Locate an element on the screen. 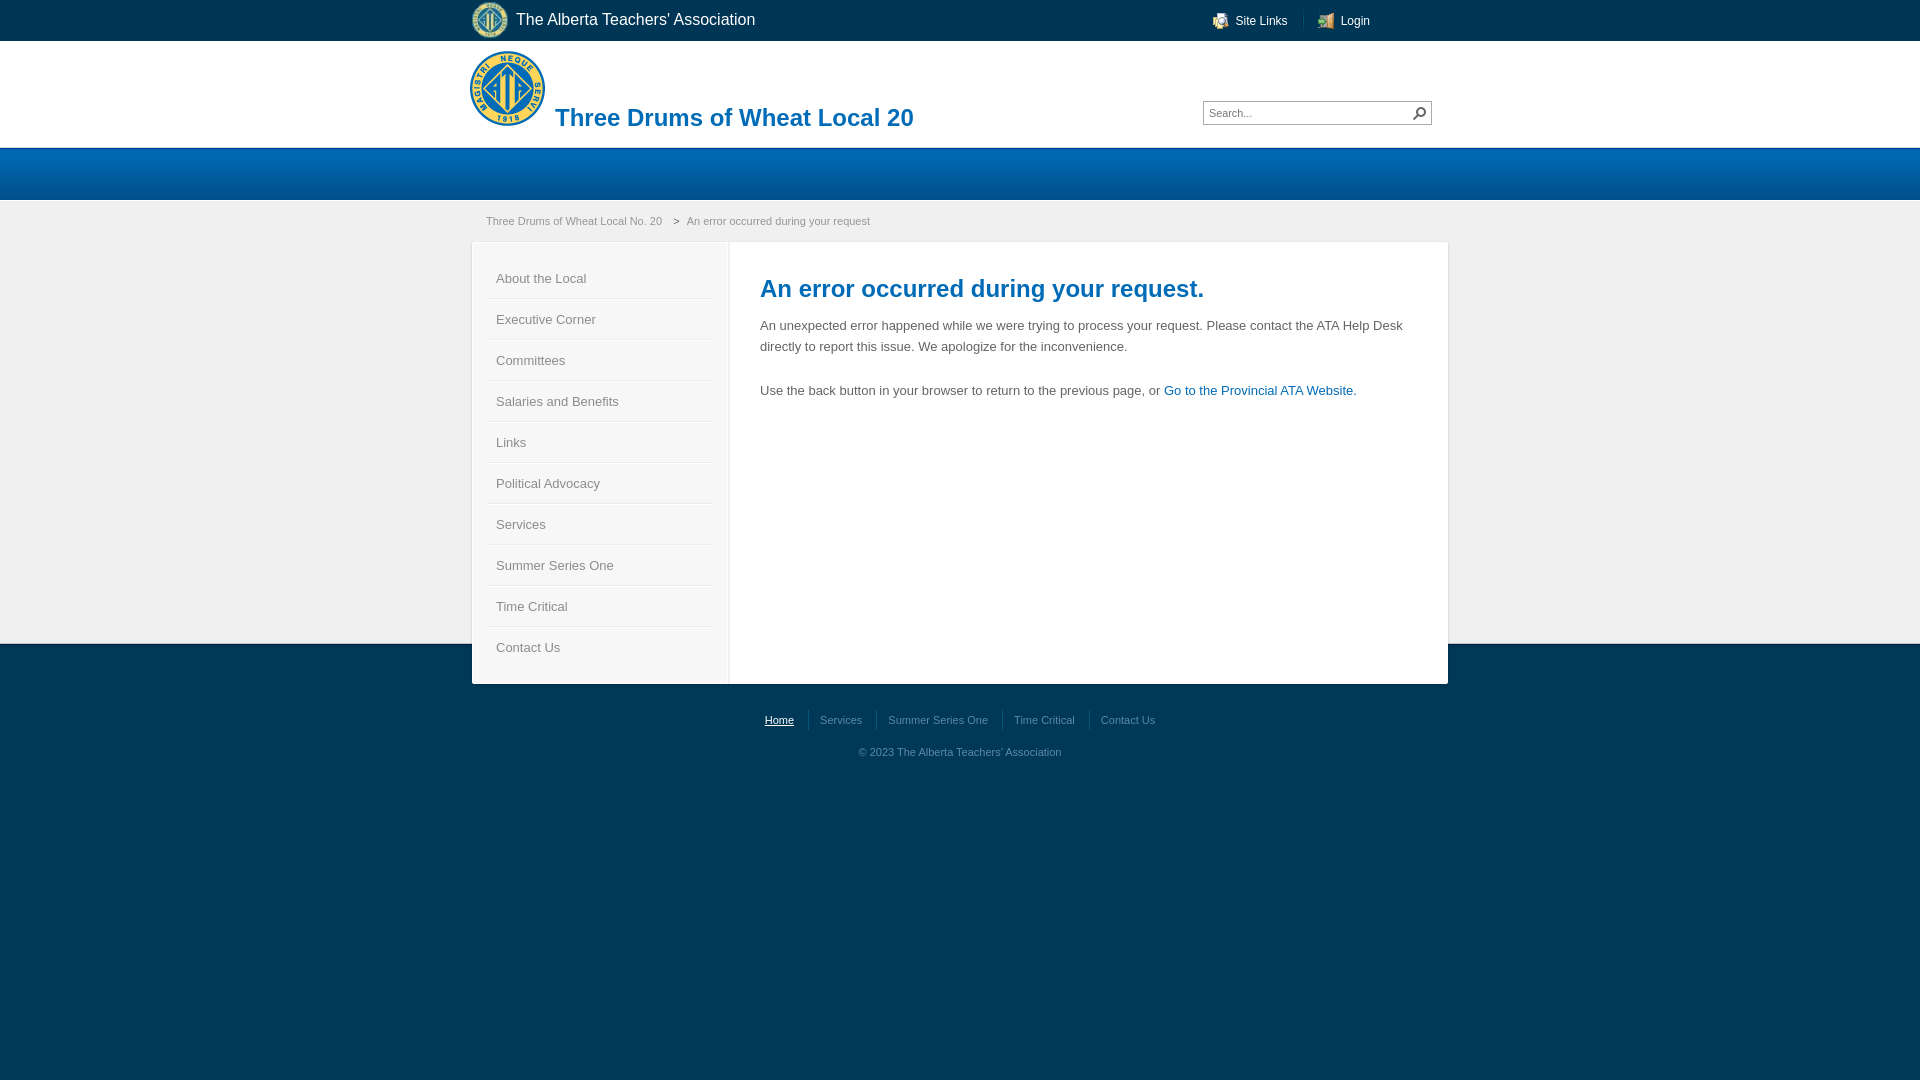 The width and height of the screenshot is (1920, 1080). 'Search...' is located at coordinates (1309, 112).